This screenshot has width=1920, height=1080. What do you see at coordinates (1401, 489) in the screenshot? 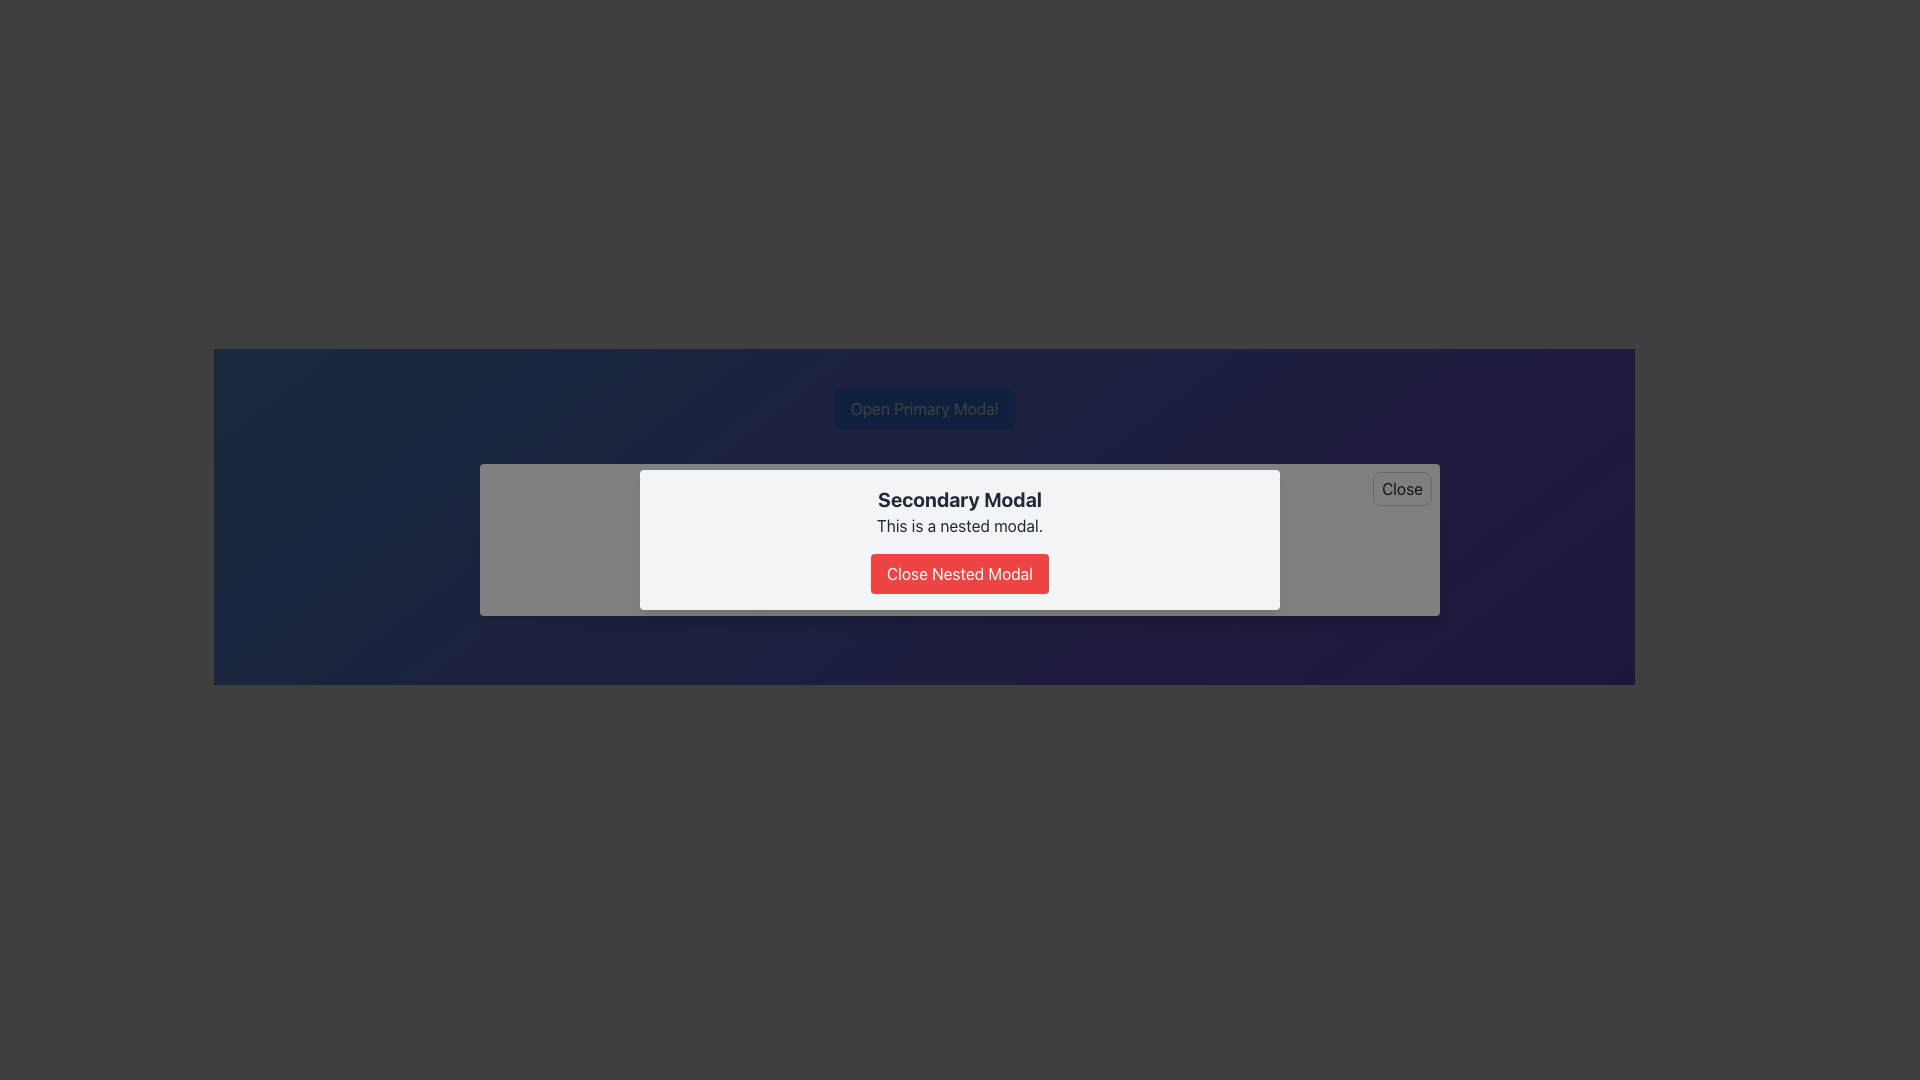
I see `the 'Close' button located in the top-right corner of the modal` at bounding box center [1401, 489].